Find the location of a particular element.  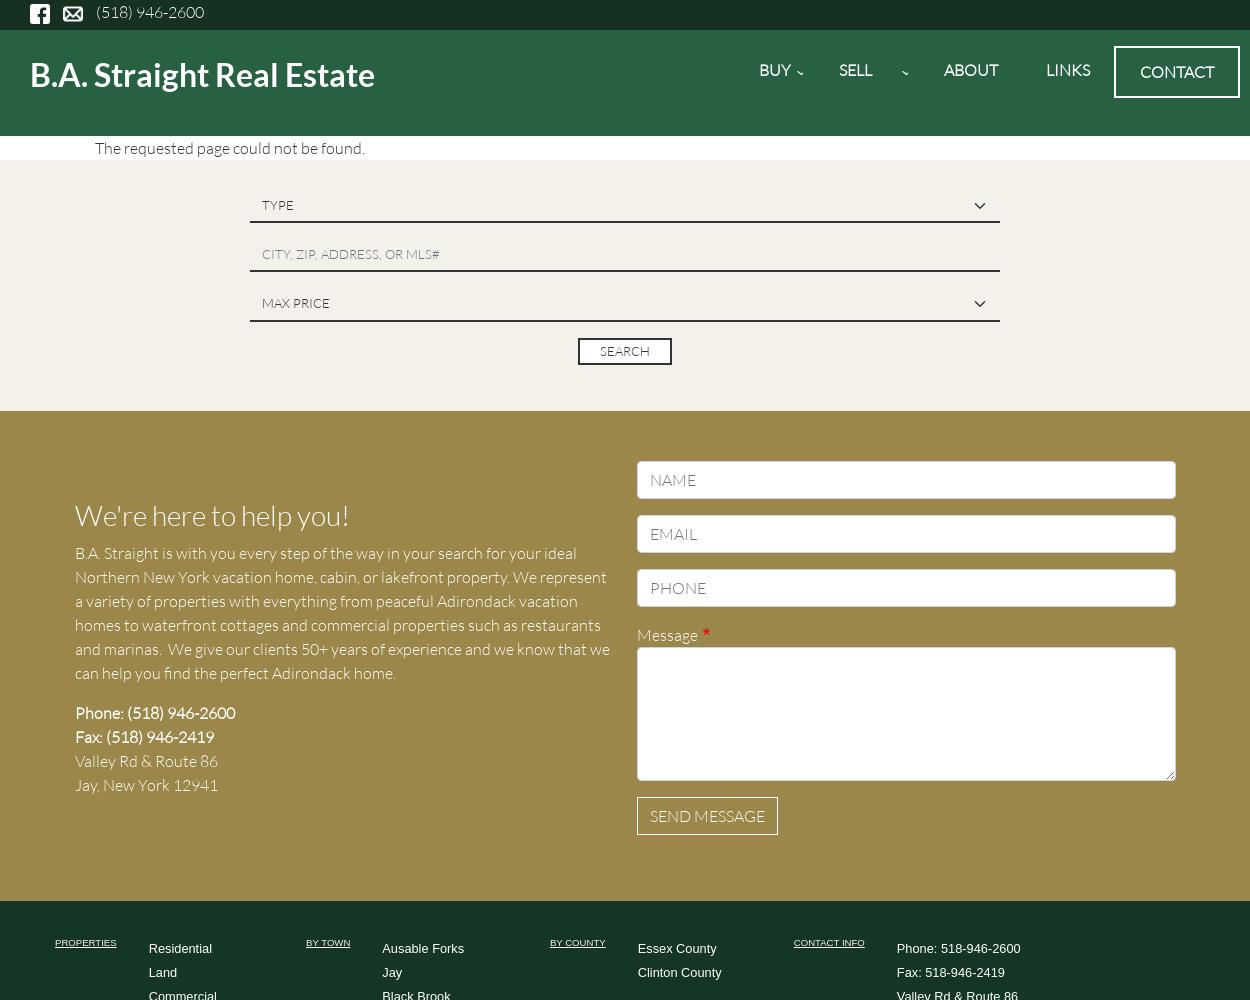

'By Town' is located at coordinates (327, 941).